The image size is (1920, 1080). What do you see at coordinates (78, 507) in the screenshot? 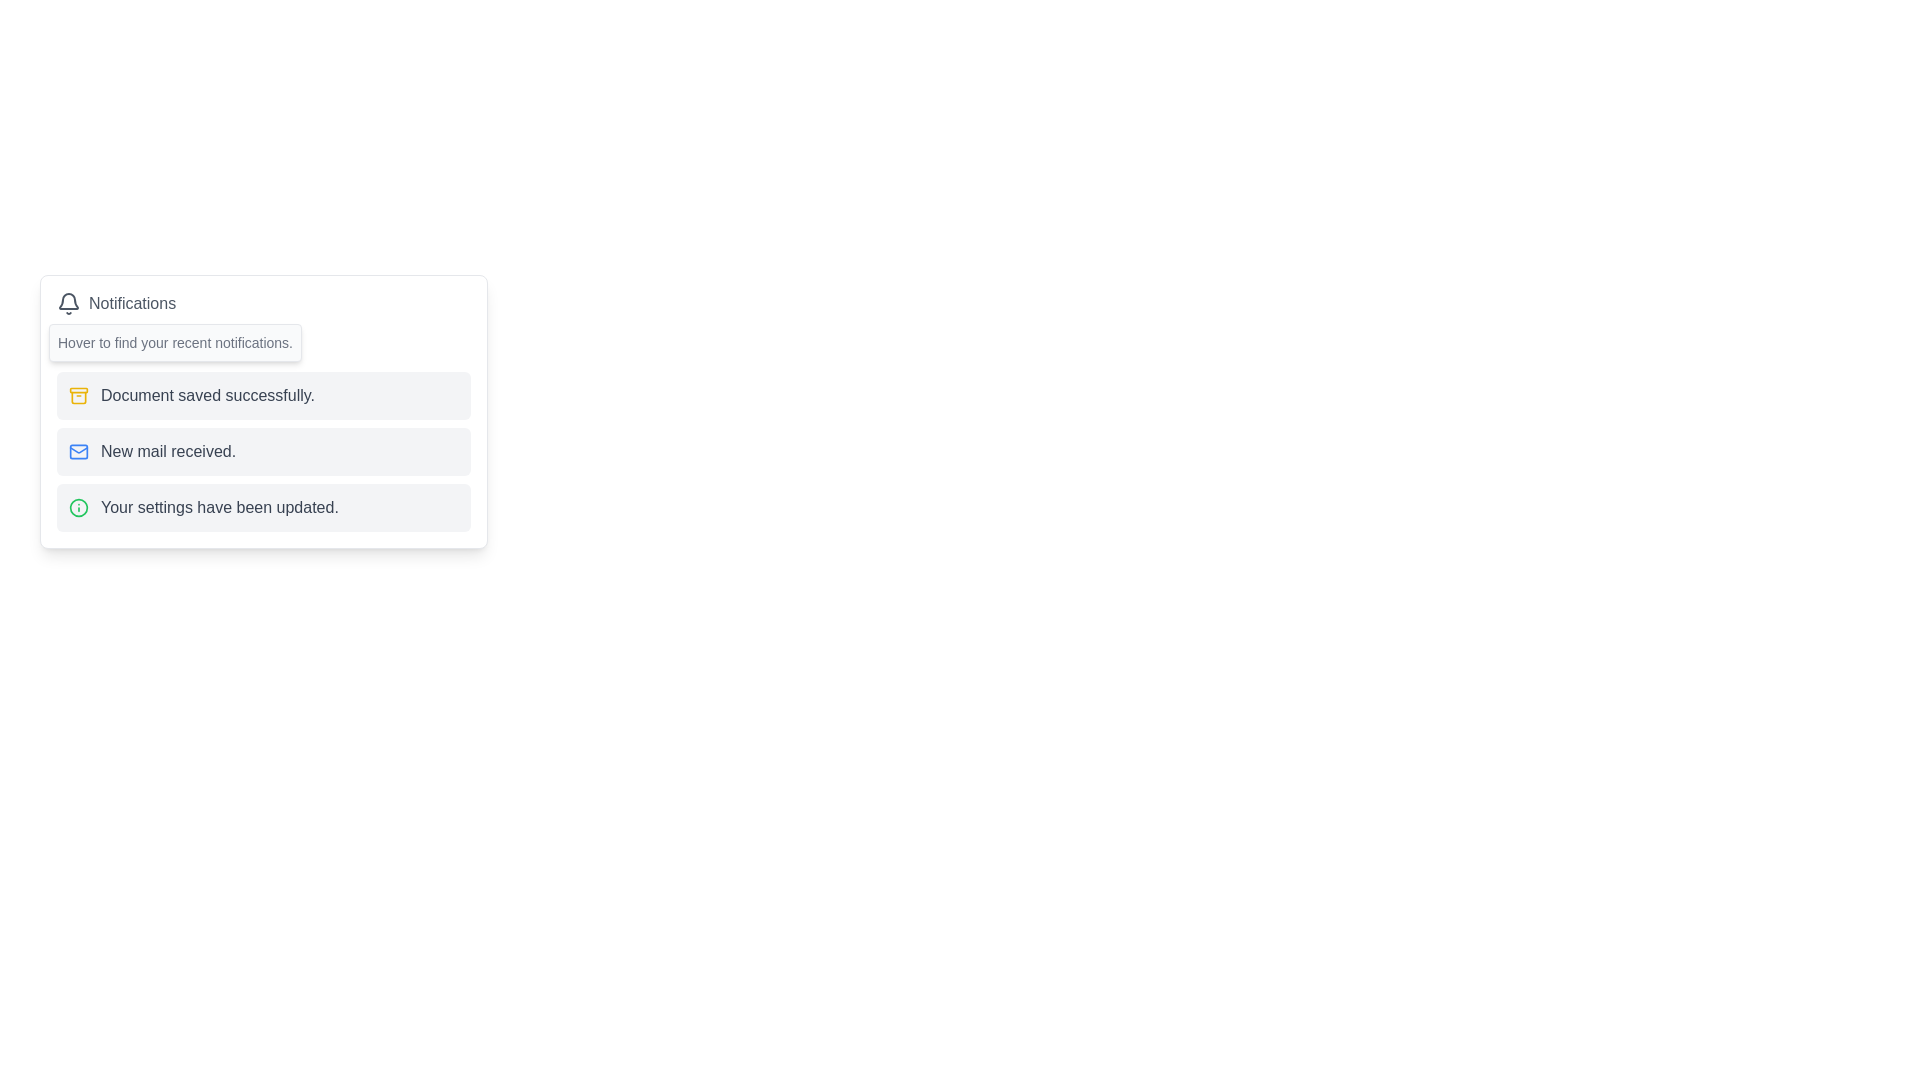
I see `the circular icon with a green border and an exclamation mark, which is positioned at the beginning of the 'Your settings have been updated' notification message in the gray notification card` at bounding box center [78, 507].